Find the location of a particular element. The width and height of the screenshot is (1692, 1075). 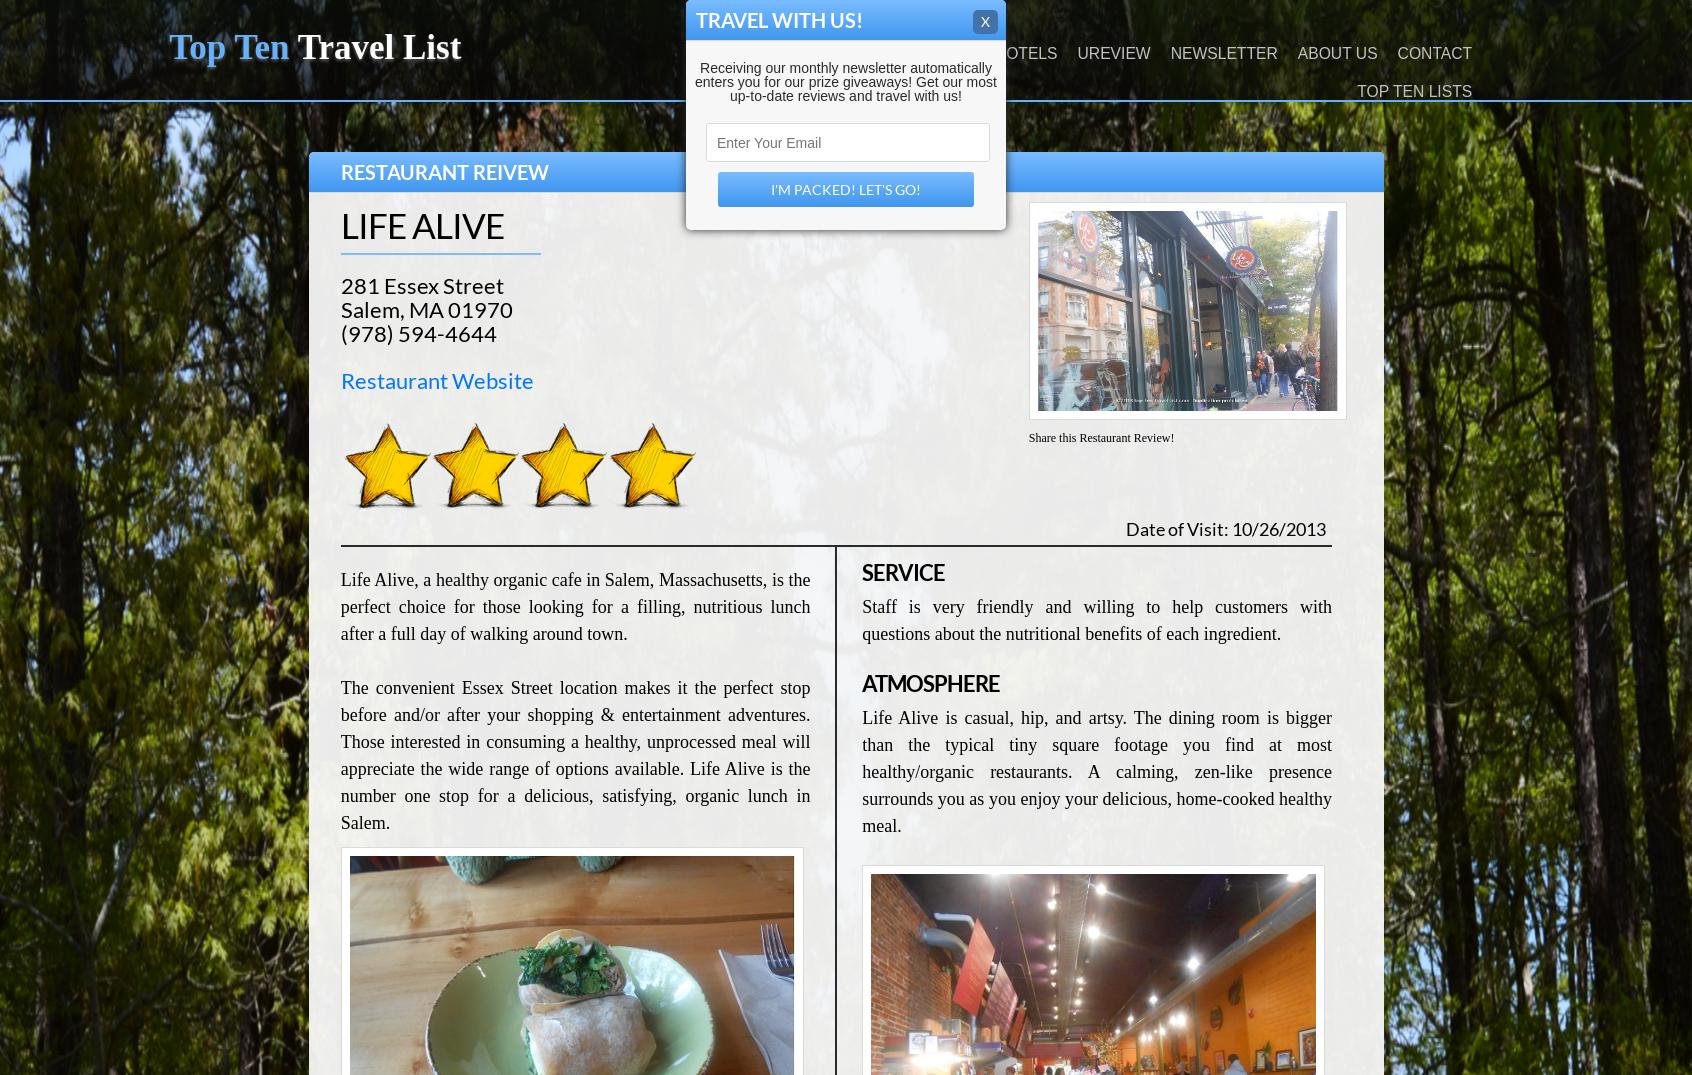

'Restaurant Reivew' is located at coordinates (338, 172).